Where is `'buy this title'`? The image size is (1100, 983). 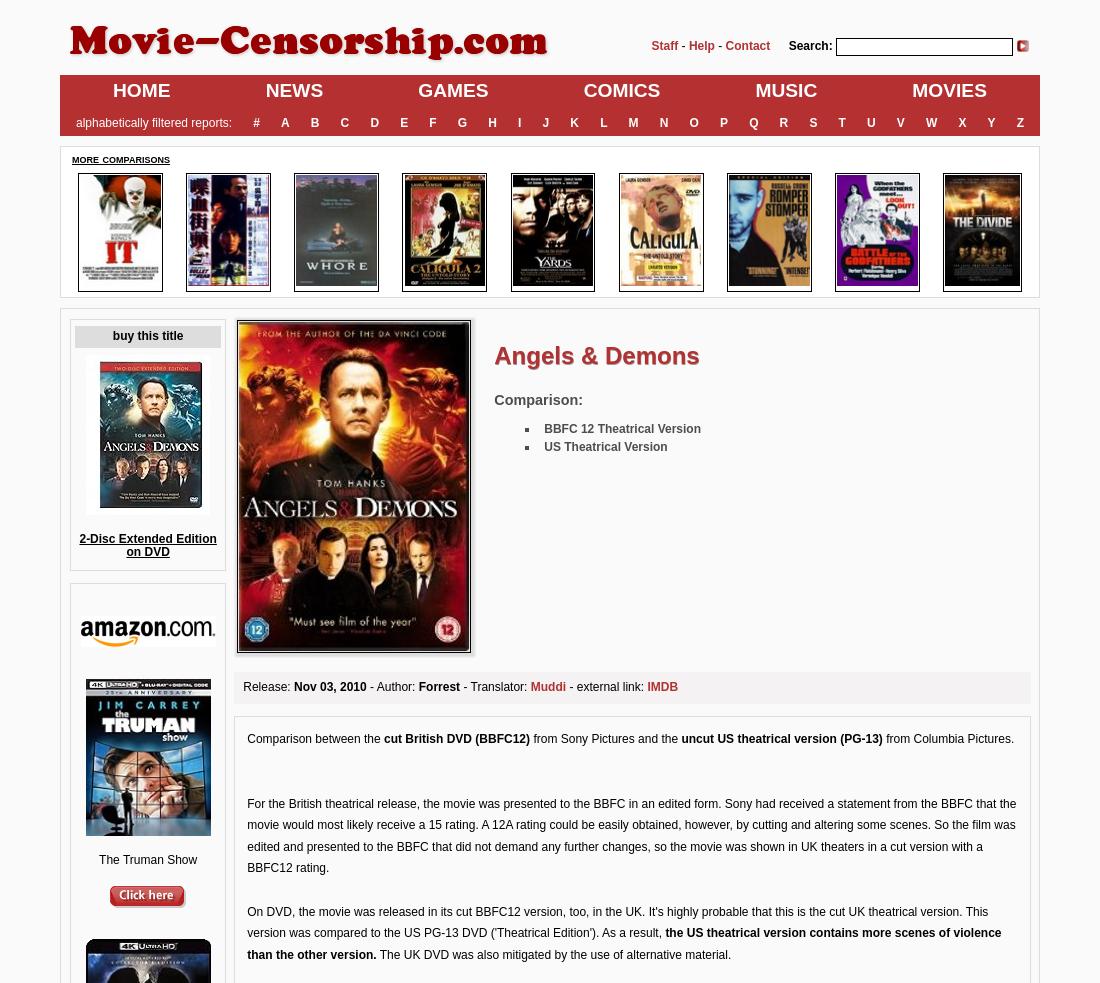 'buy this title' is located at coordinates (146, 334).